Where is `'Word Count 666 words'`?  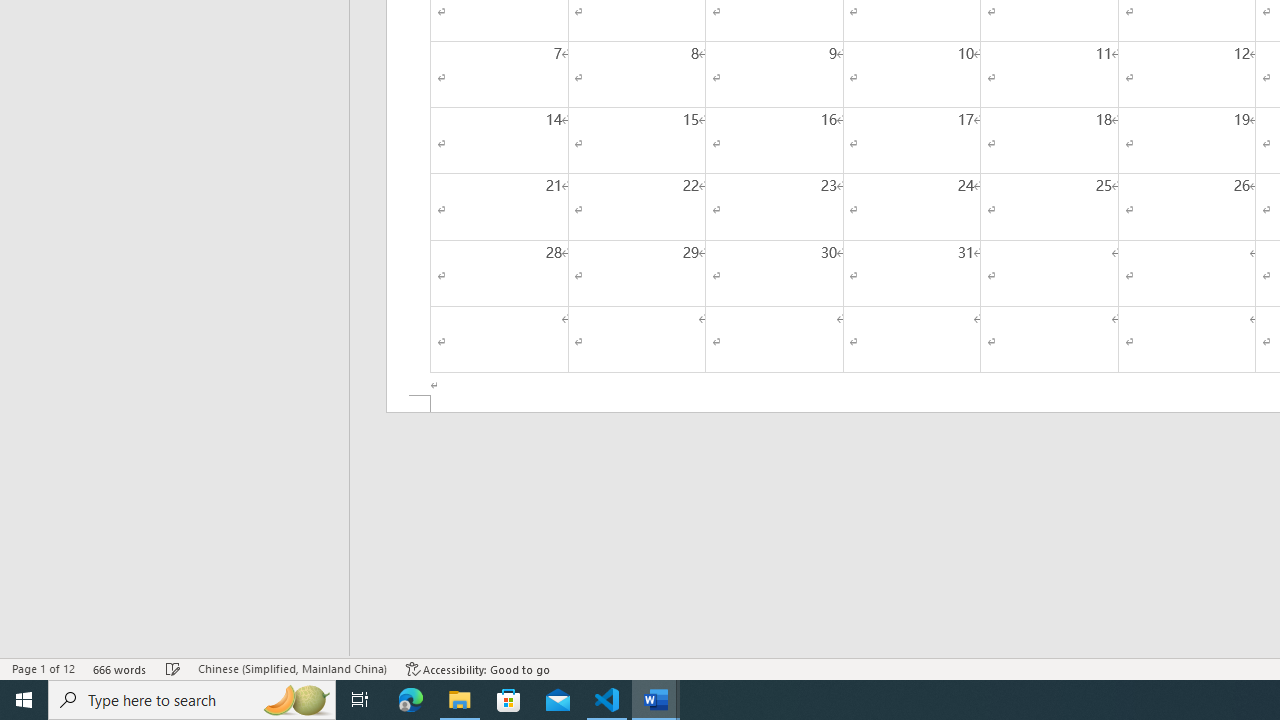 'Word Count 666 words' is located at coordinates (119, 669).